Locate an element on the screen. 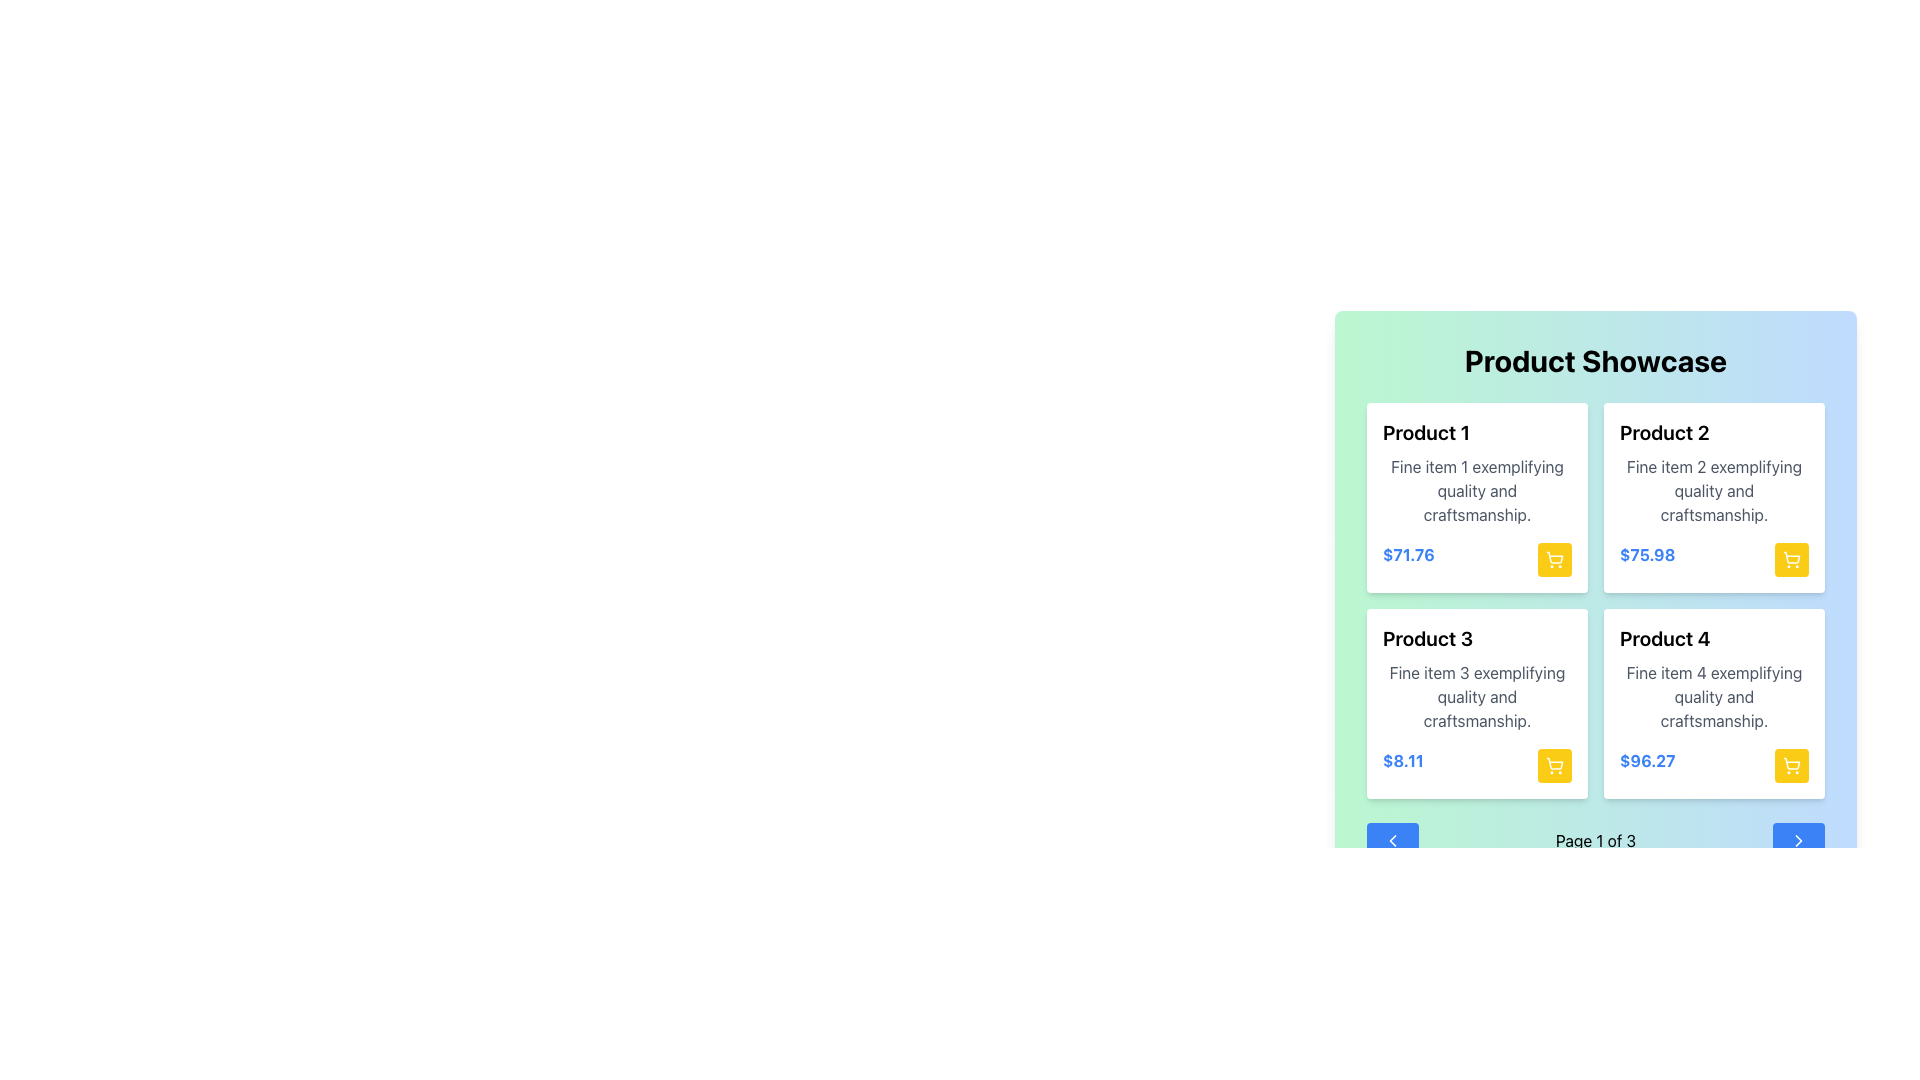  the navigational icon located within the blue rounded button at the bottom left of the product listings is located at coordinates (1391, 840).